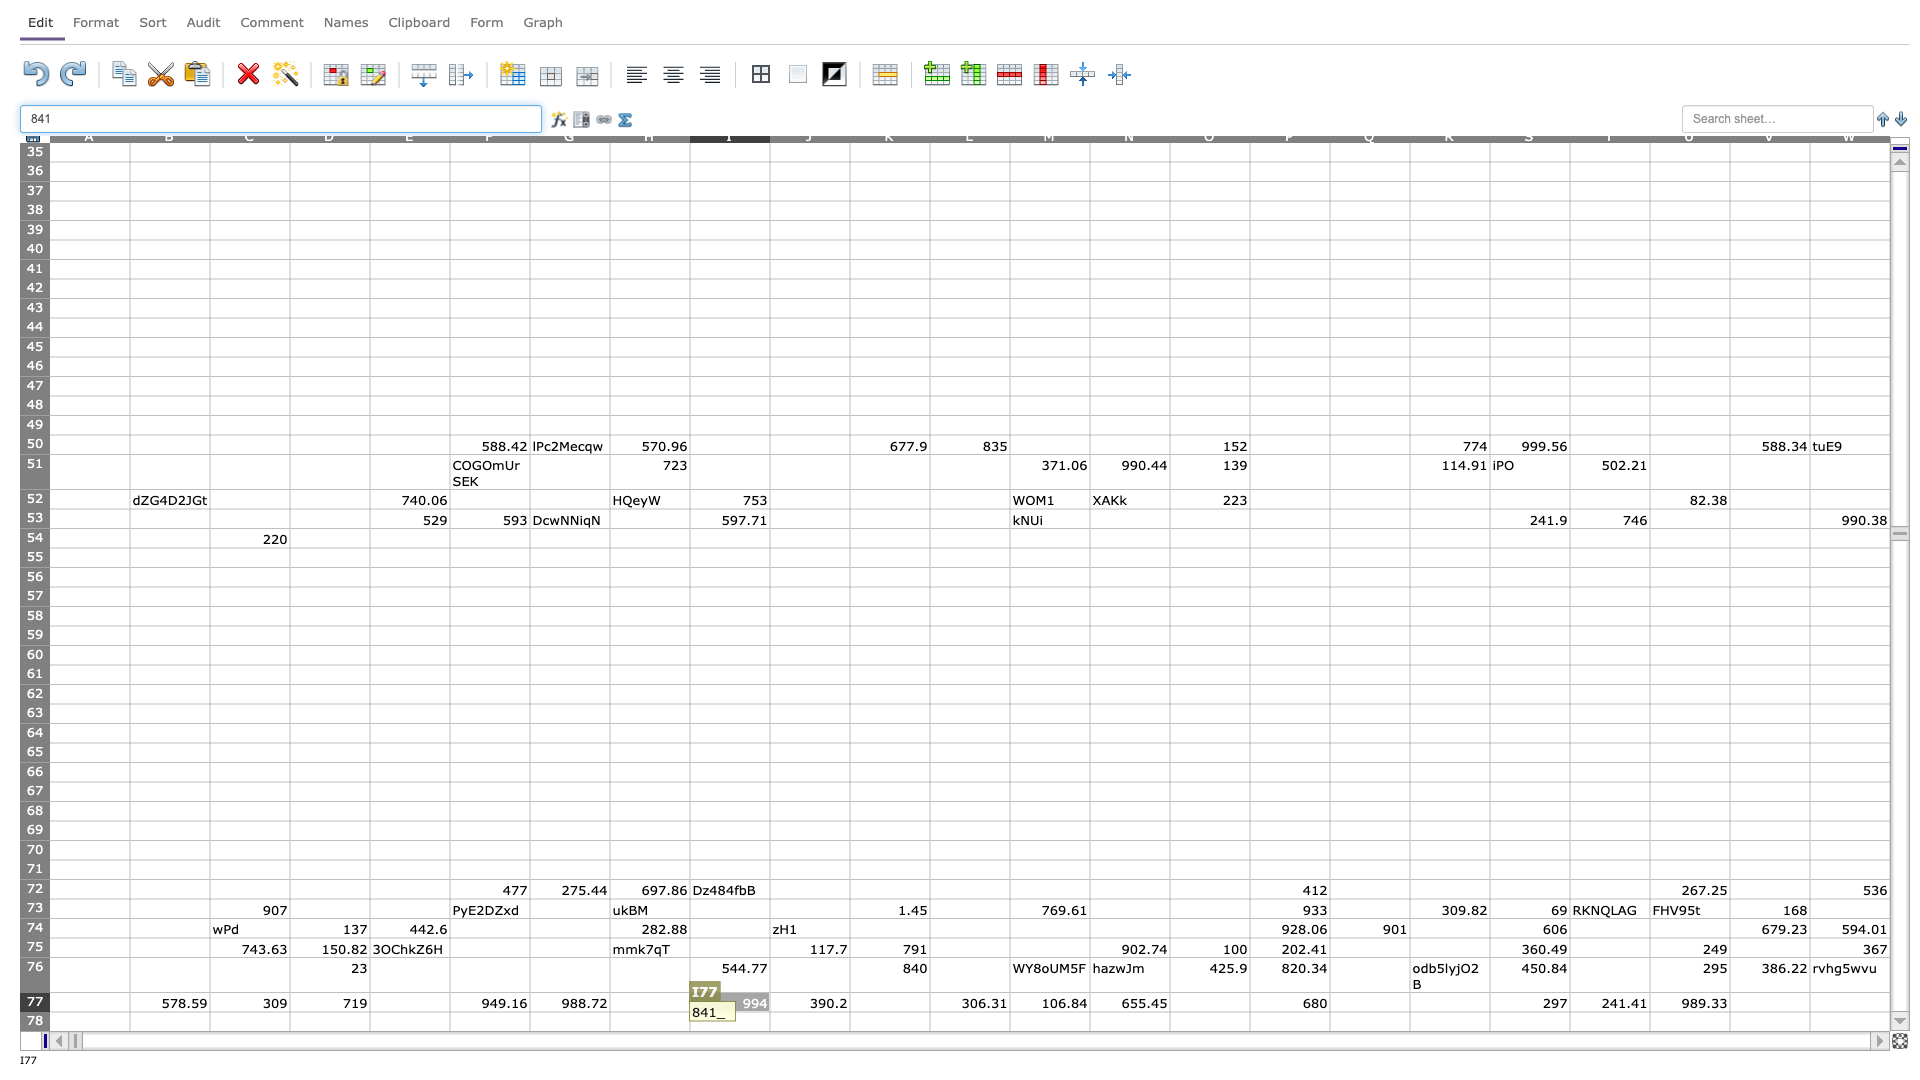  What do you see at coordinates (1329, 1011) in the screenshot?
I see `top left corner of Q78` at bounding box center [1329, 1011].